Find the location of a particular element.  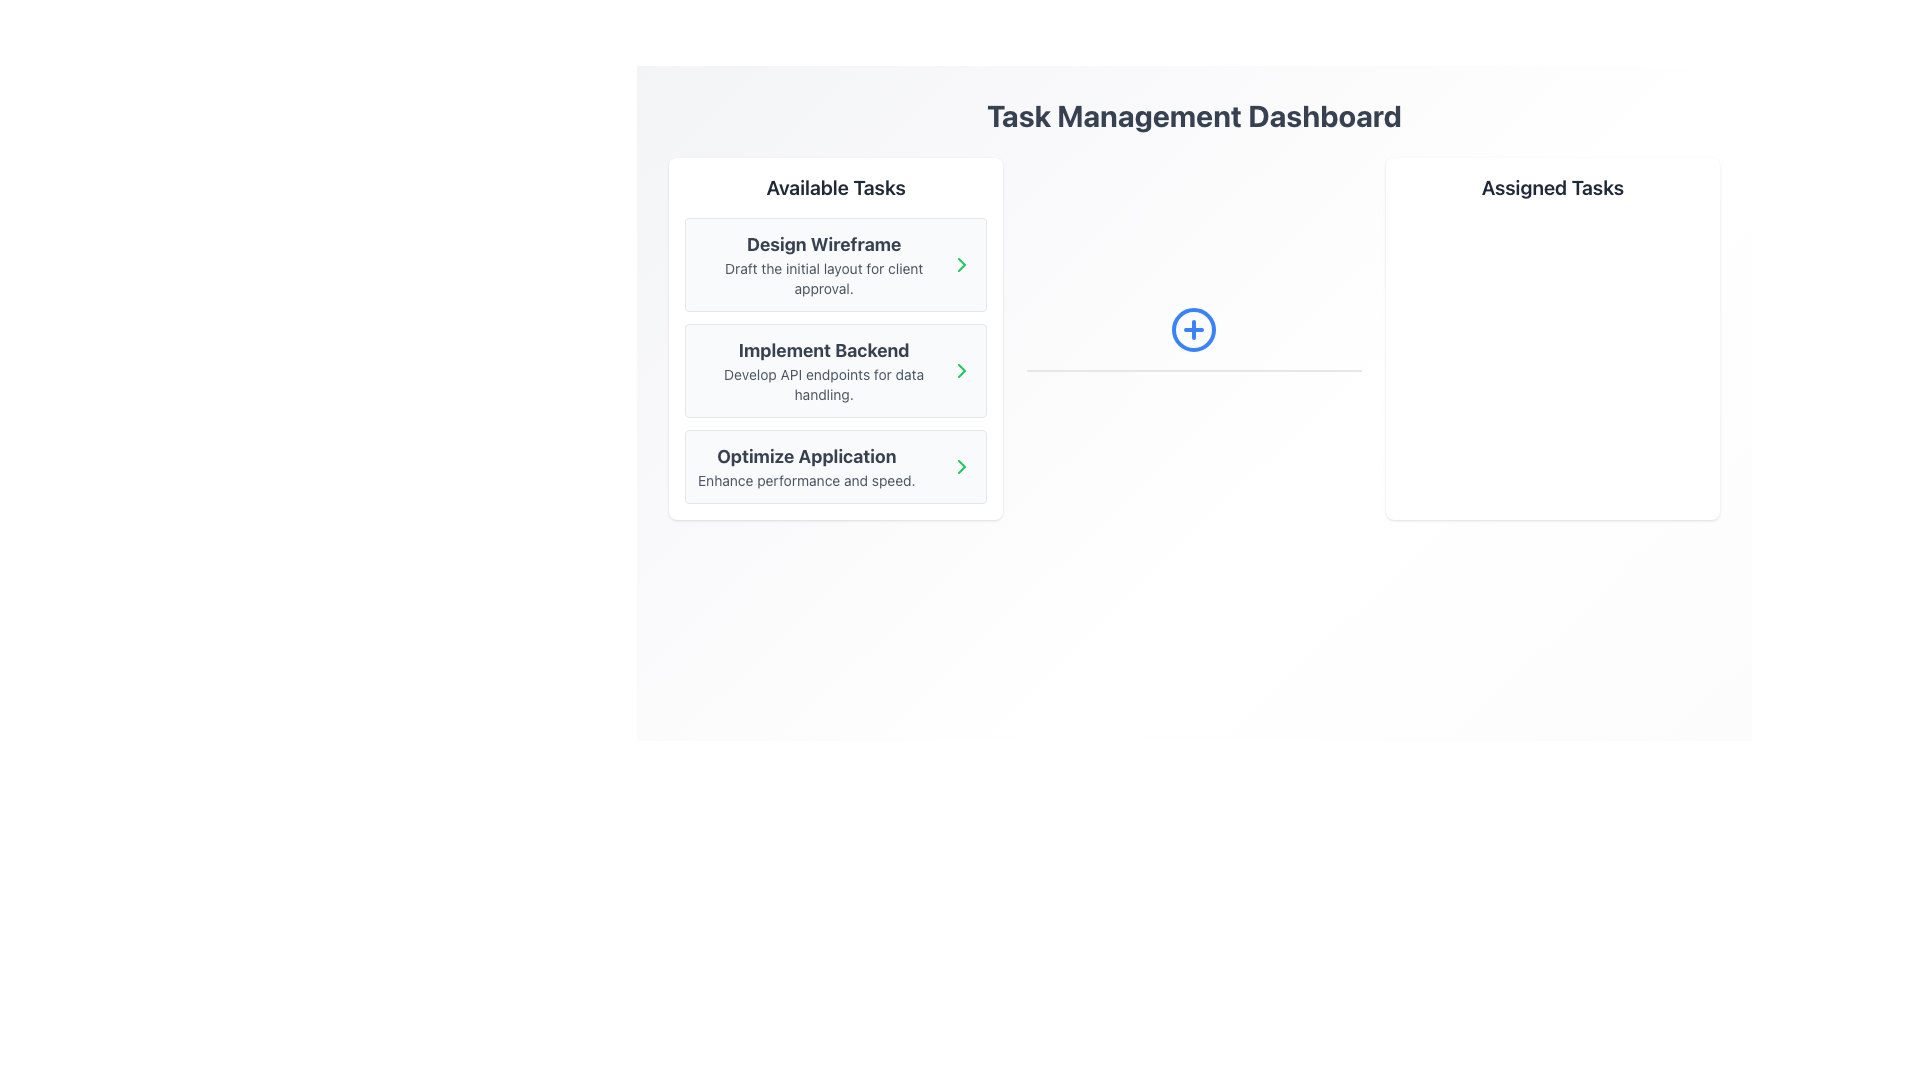

the task item labeled 'Optimize Application' in the list of available tasks, which is the third item below the header is located at coordinates (806, 466).